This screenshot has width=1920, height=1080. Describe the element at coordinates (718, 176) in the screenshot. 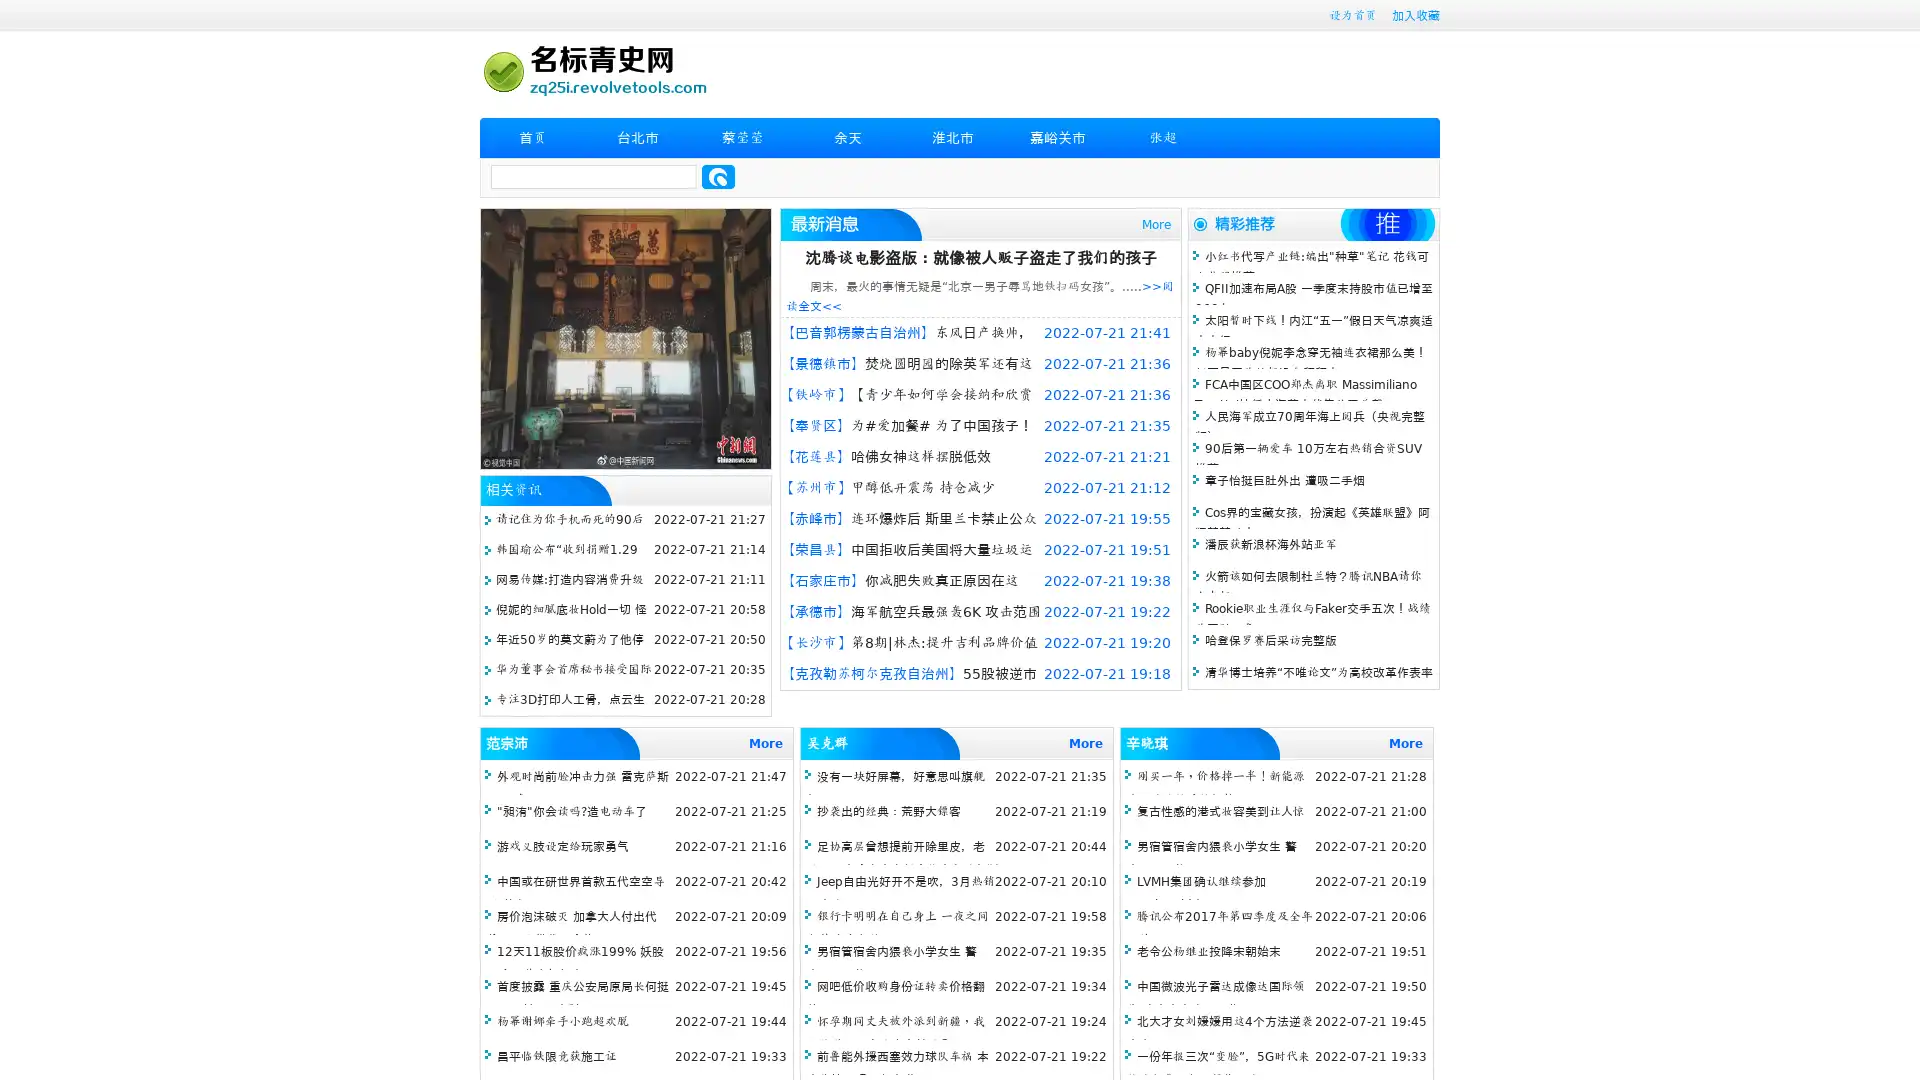

I see `Search` at that location.